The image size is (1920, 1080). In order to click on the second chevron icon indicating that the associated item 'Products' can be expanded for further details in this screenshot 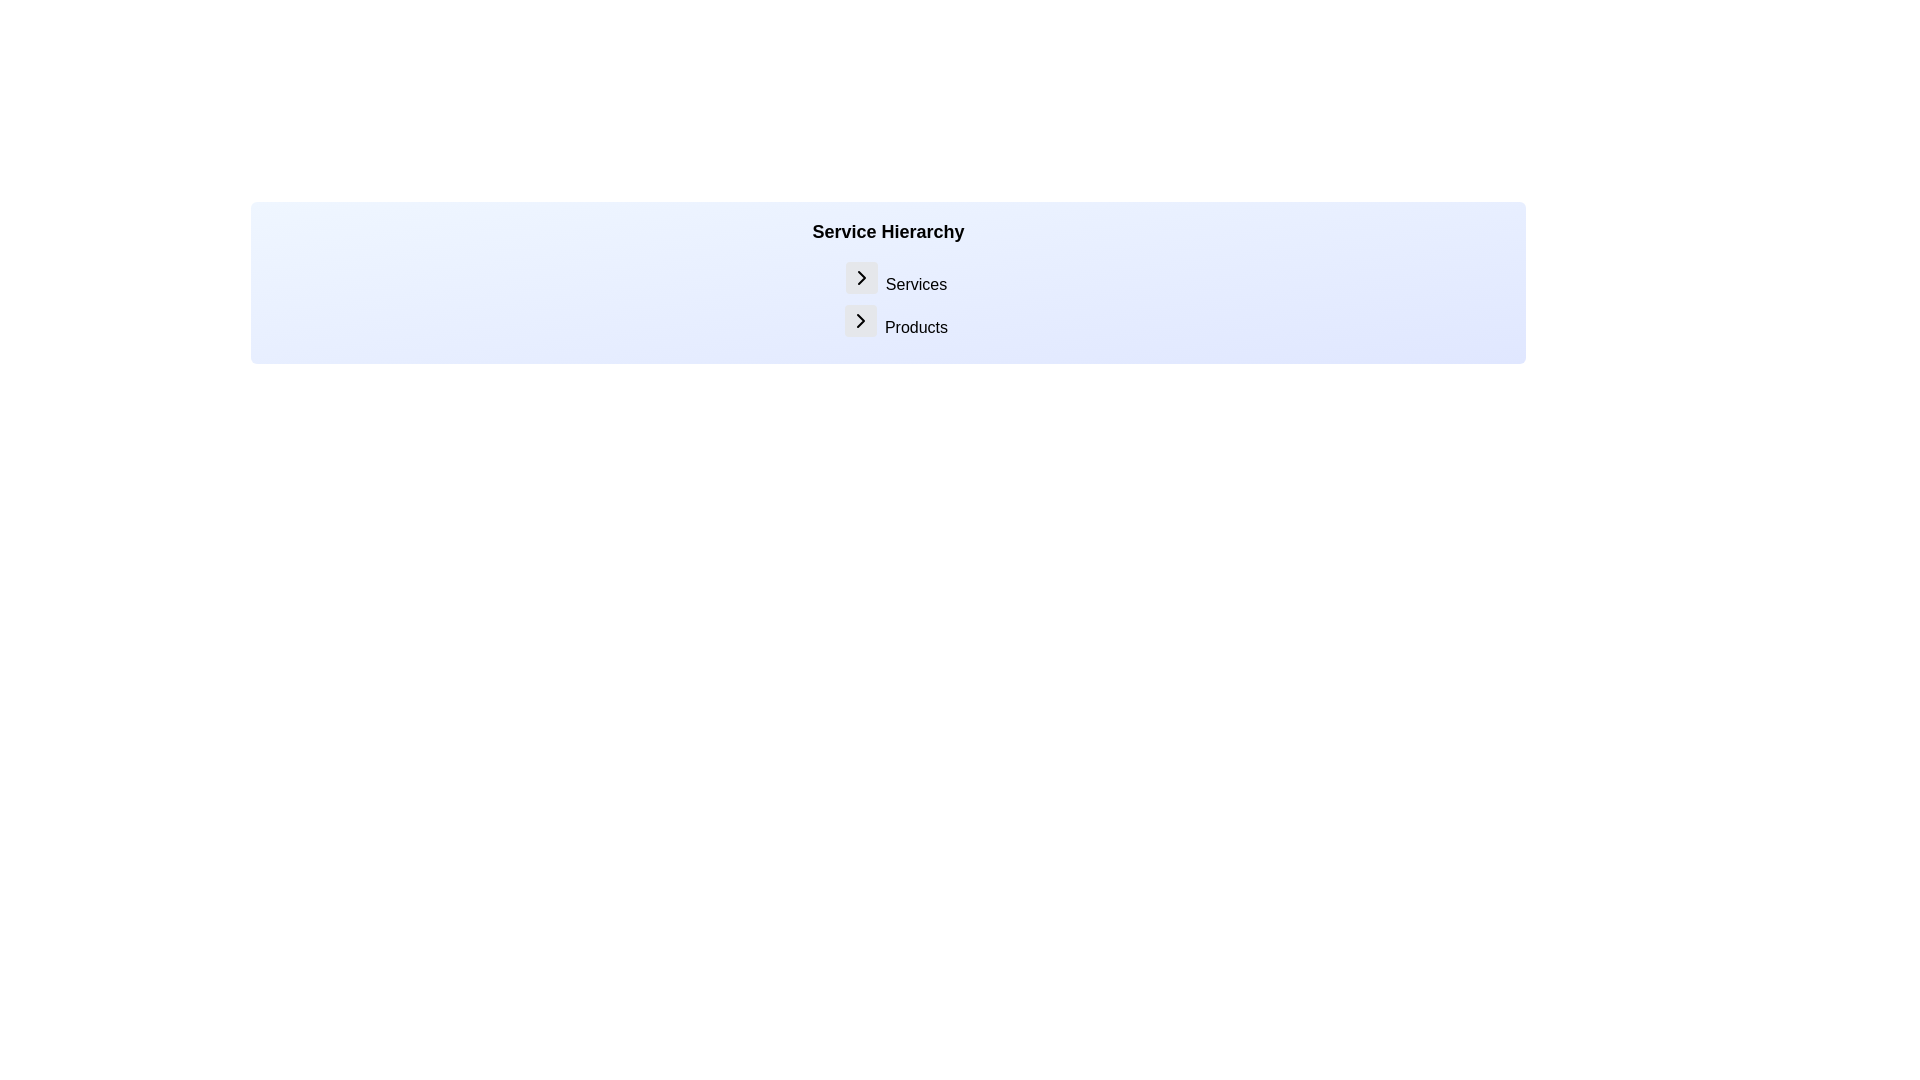, I will do `click(860, 319)`.